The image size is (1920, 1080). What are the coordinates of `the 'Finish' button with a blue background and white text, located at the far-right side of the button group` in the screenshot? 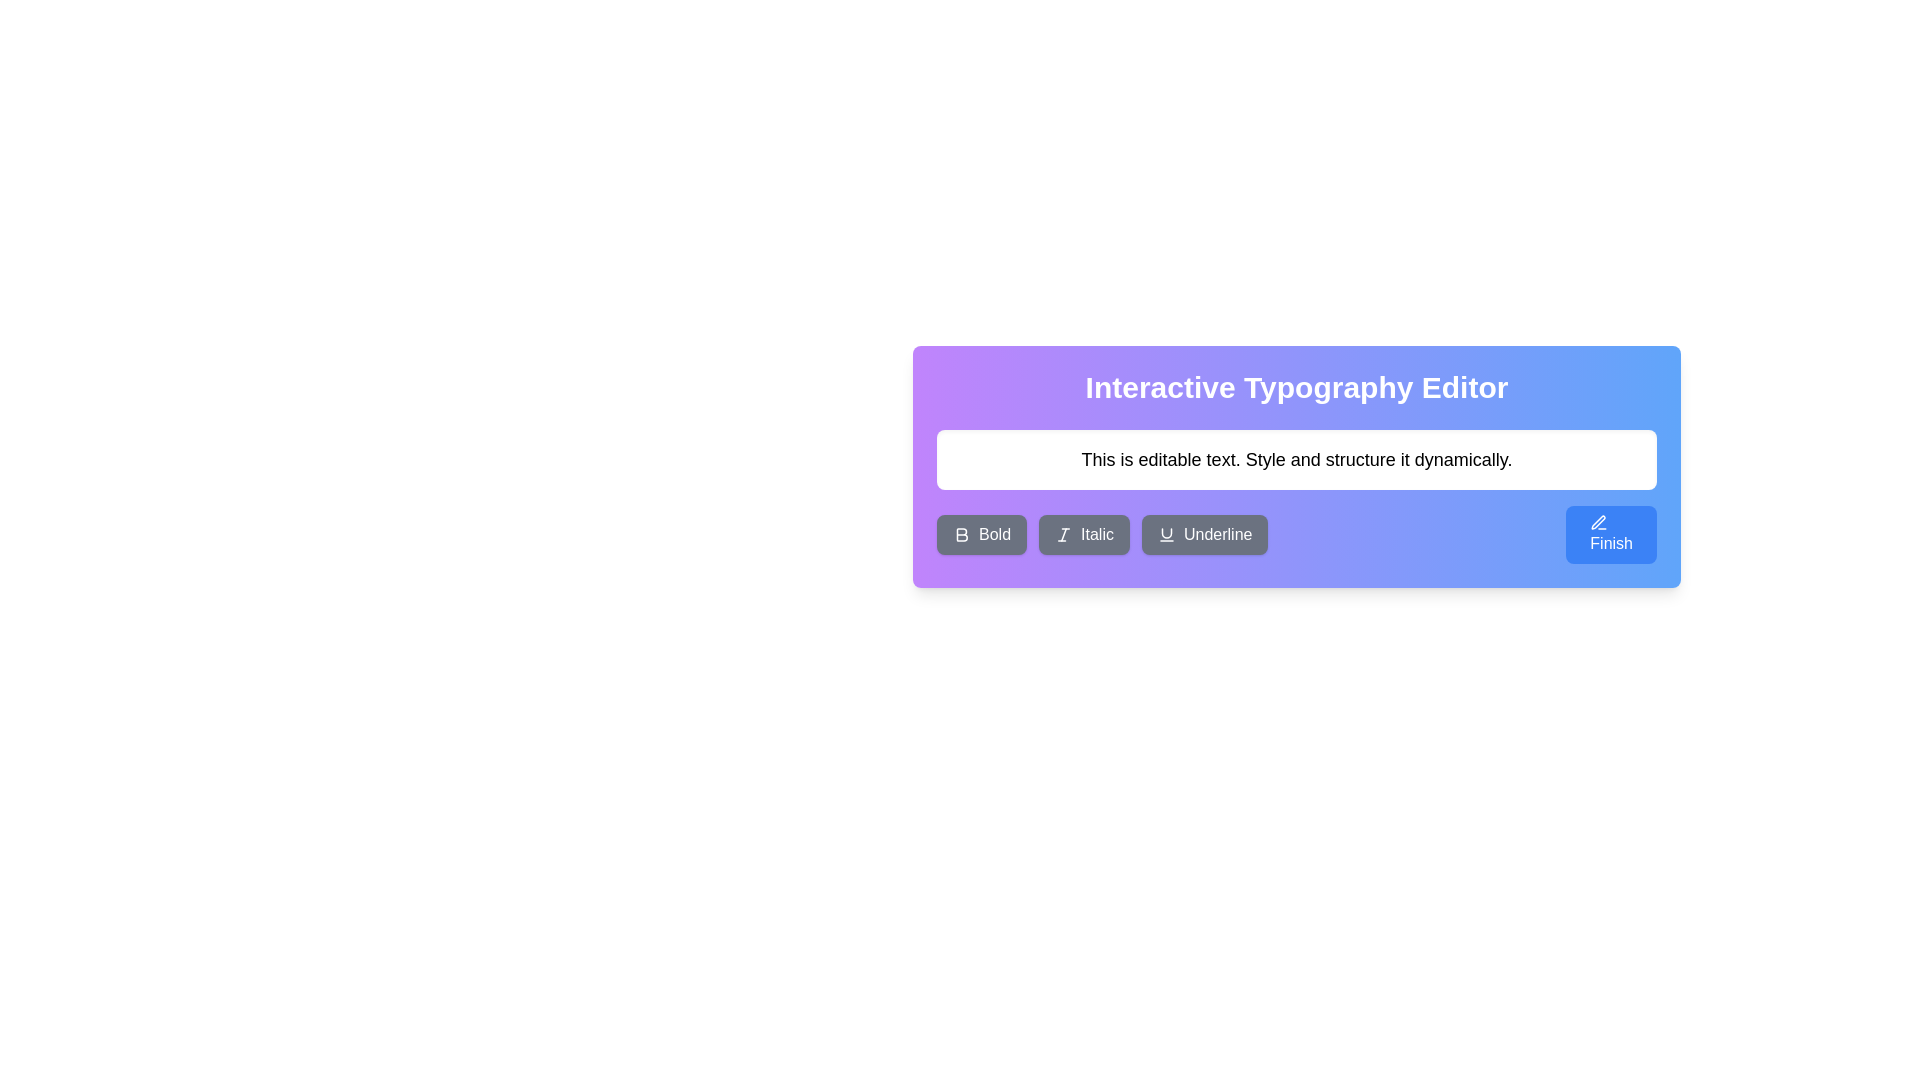 It's located at (1611, 534).